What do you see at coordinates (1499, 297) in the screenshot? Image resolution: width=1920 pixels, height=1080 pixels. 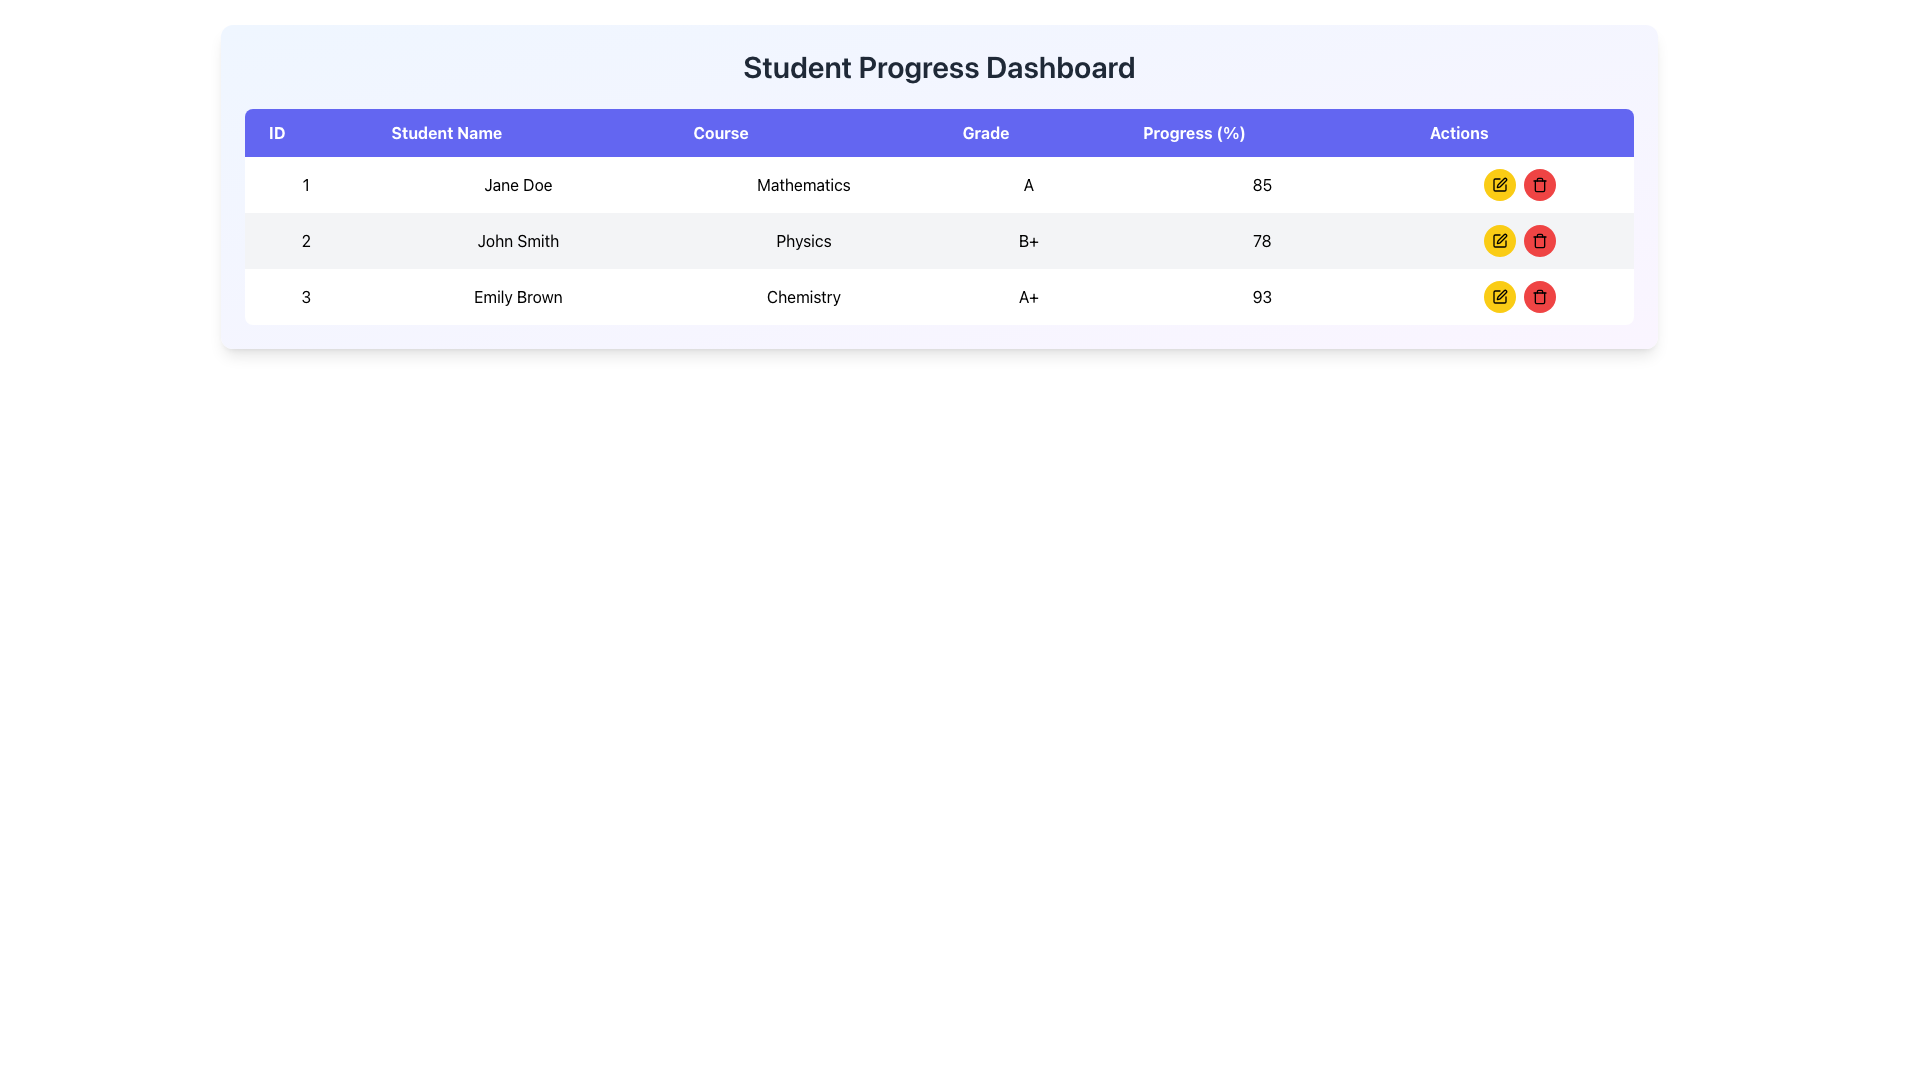 I see `the edit button located in the 'Actions' column of the third row in the 'Student Progress Dashboard'` at bounding box center [1499, 297].